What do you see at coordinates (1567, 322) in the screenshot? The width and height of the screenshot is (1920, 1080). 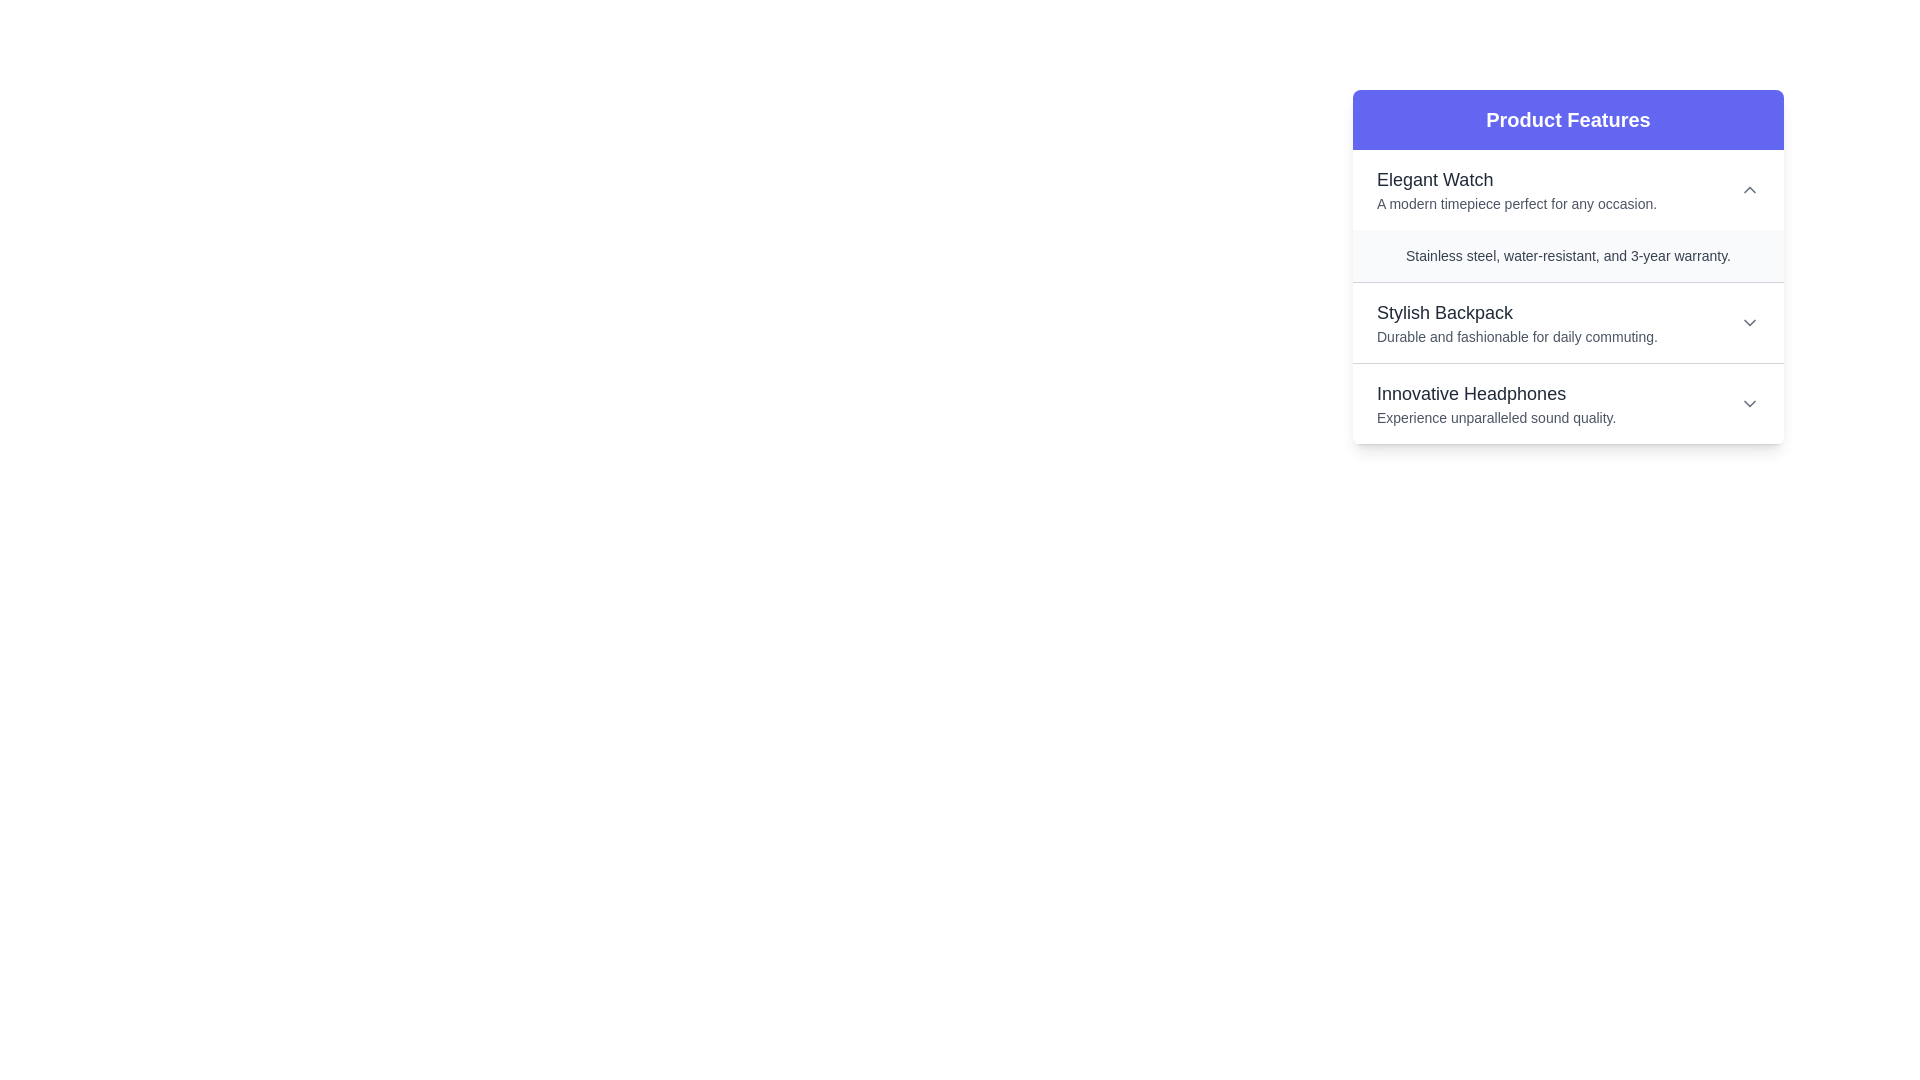 I see `the Interactive List Item labeled 'Stylish Backpack' for further actions` at bounding box center [1567, 322].